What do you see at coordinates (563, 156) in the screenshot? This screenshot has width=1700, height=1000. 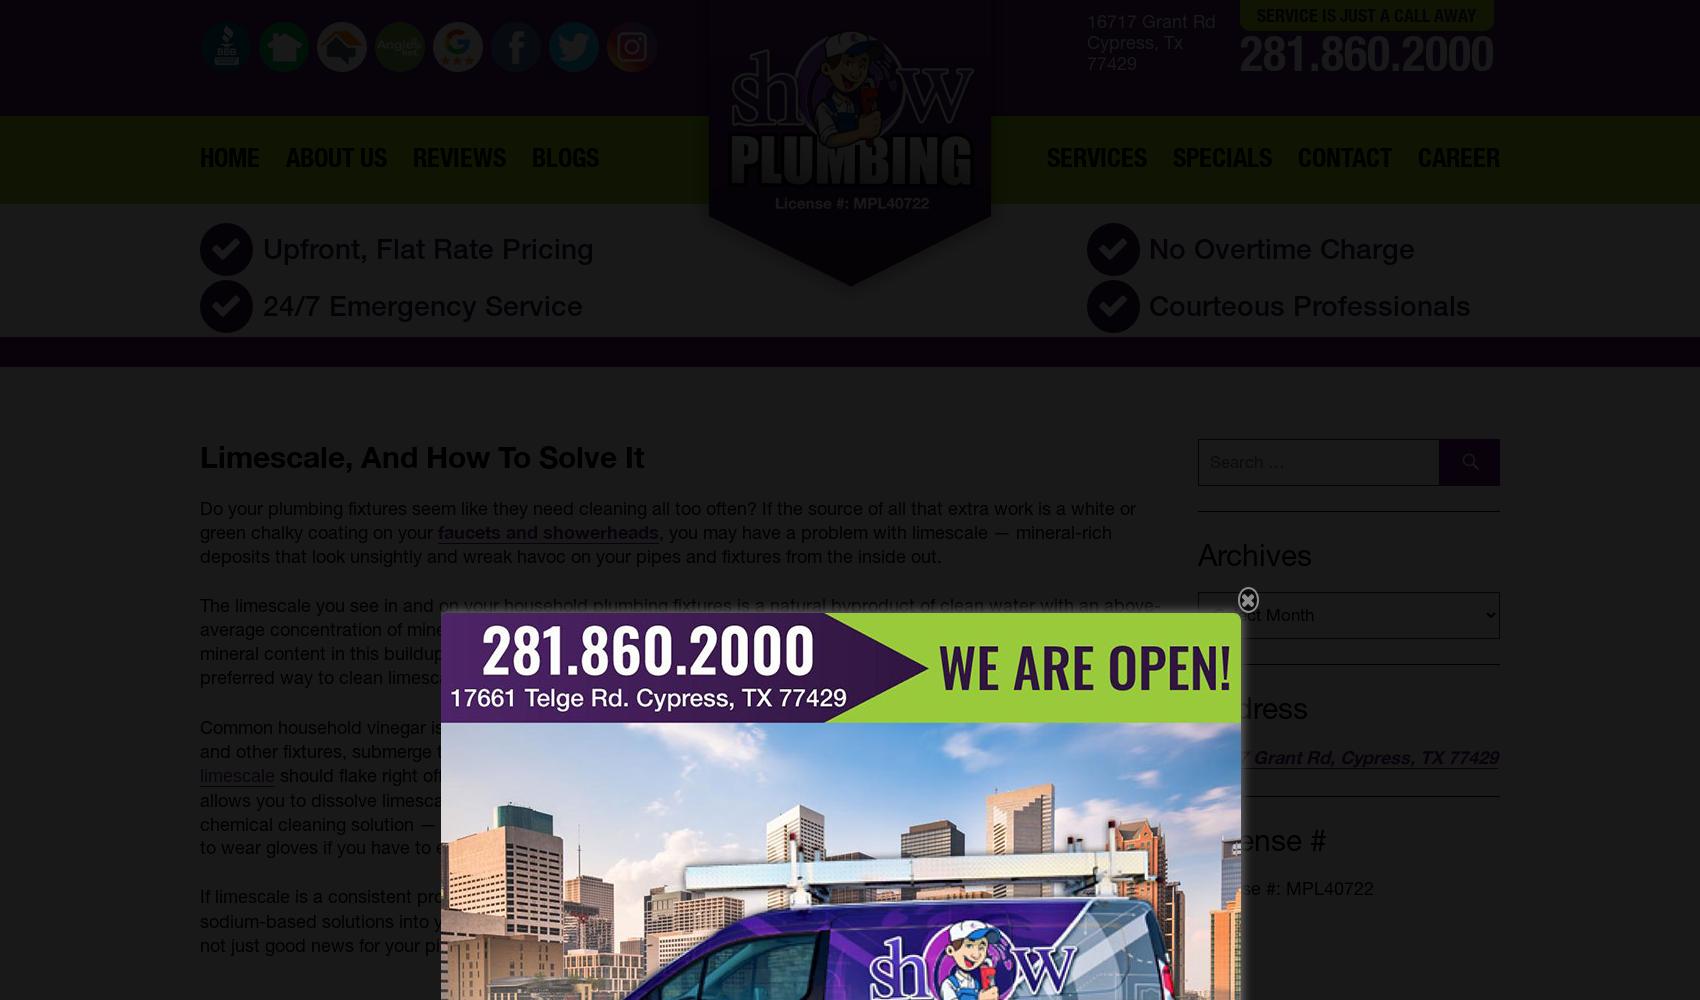 I see `'BLOGS'` at bounding box center [563, 156].